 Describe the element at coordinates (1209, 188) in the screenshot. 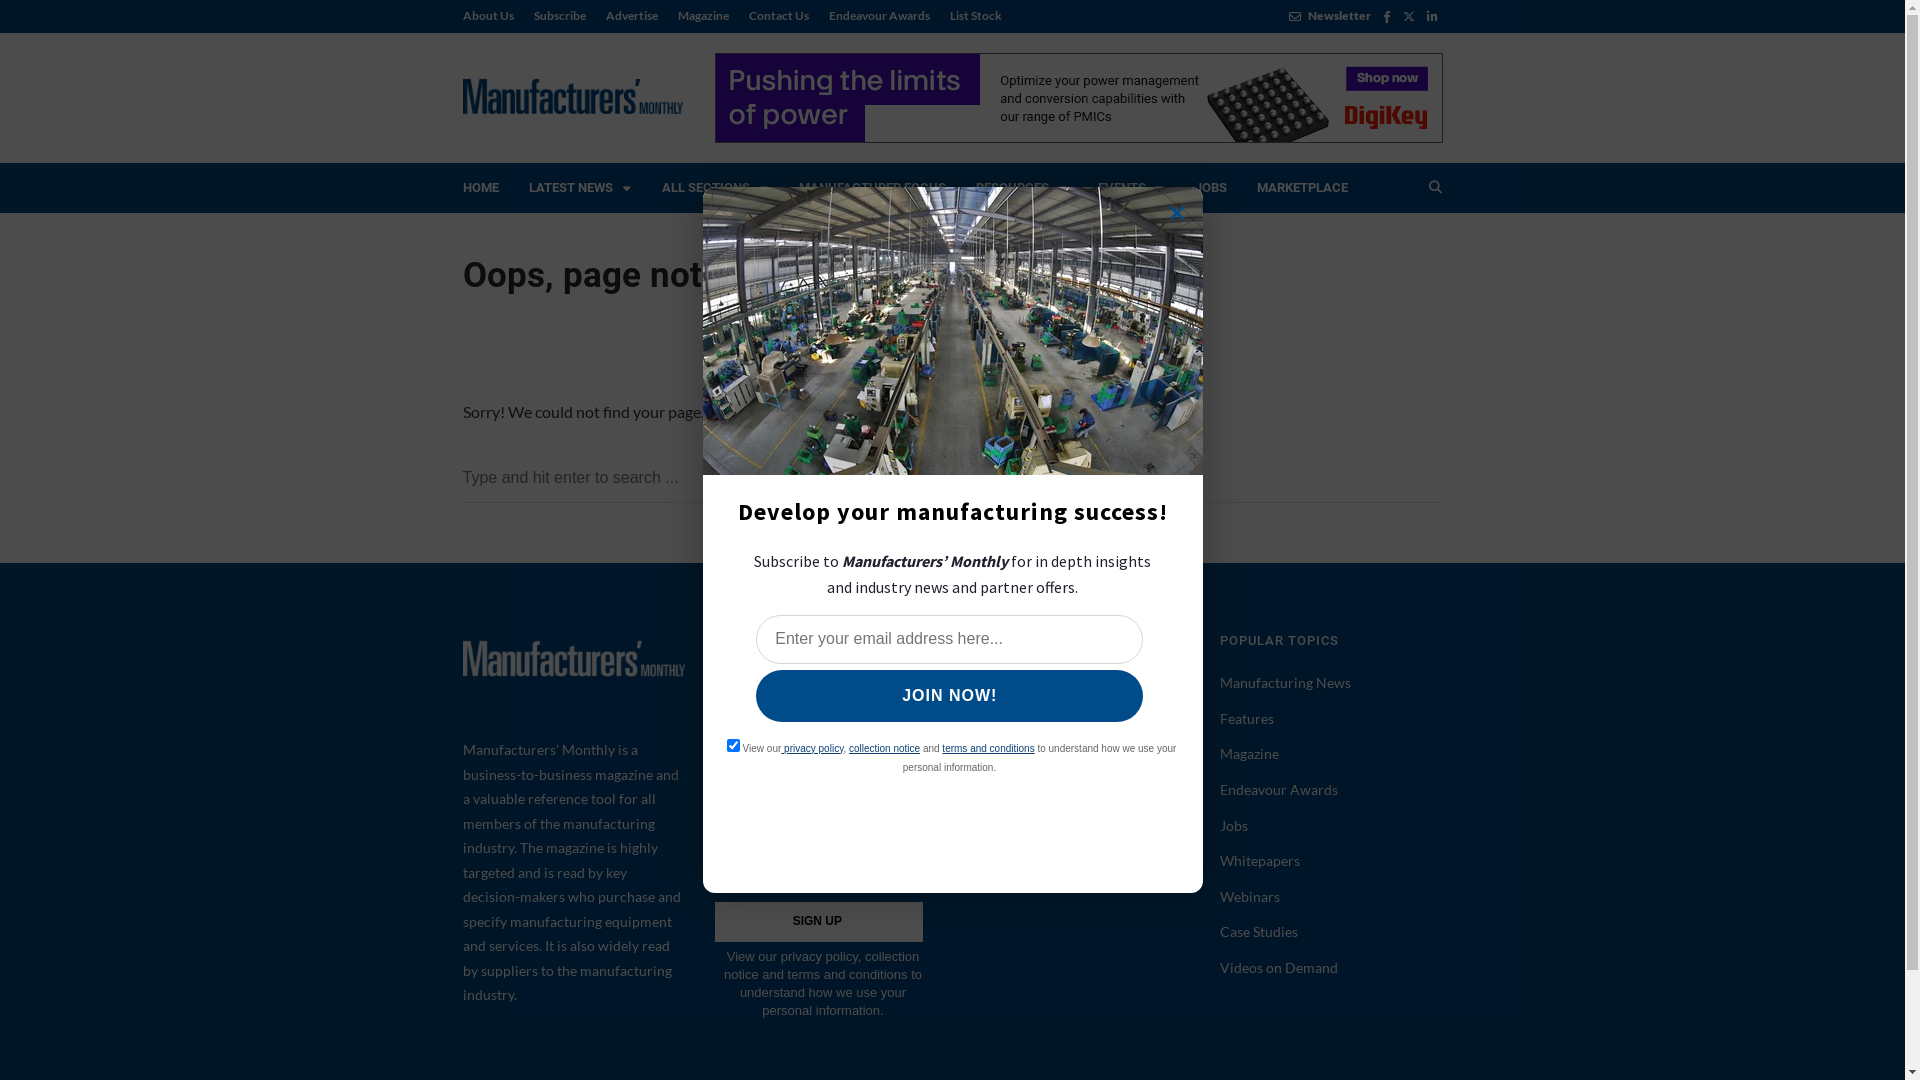

I see `'JOBS'` at that location.